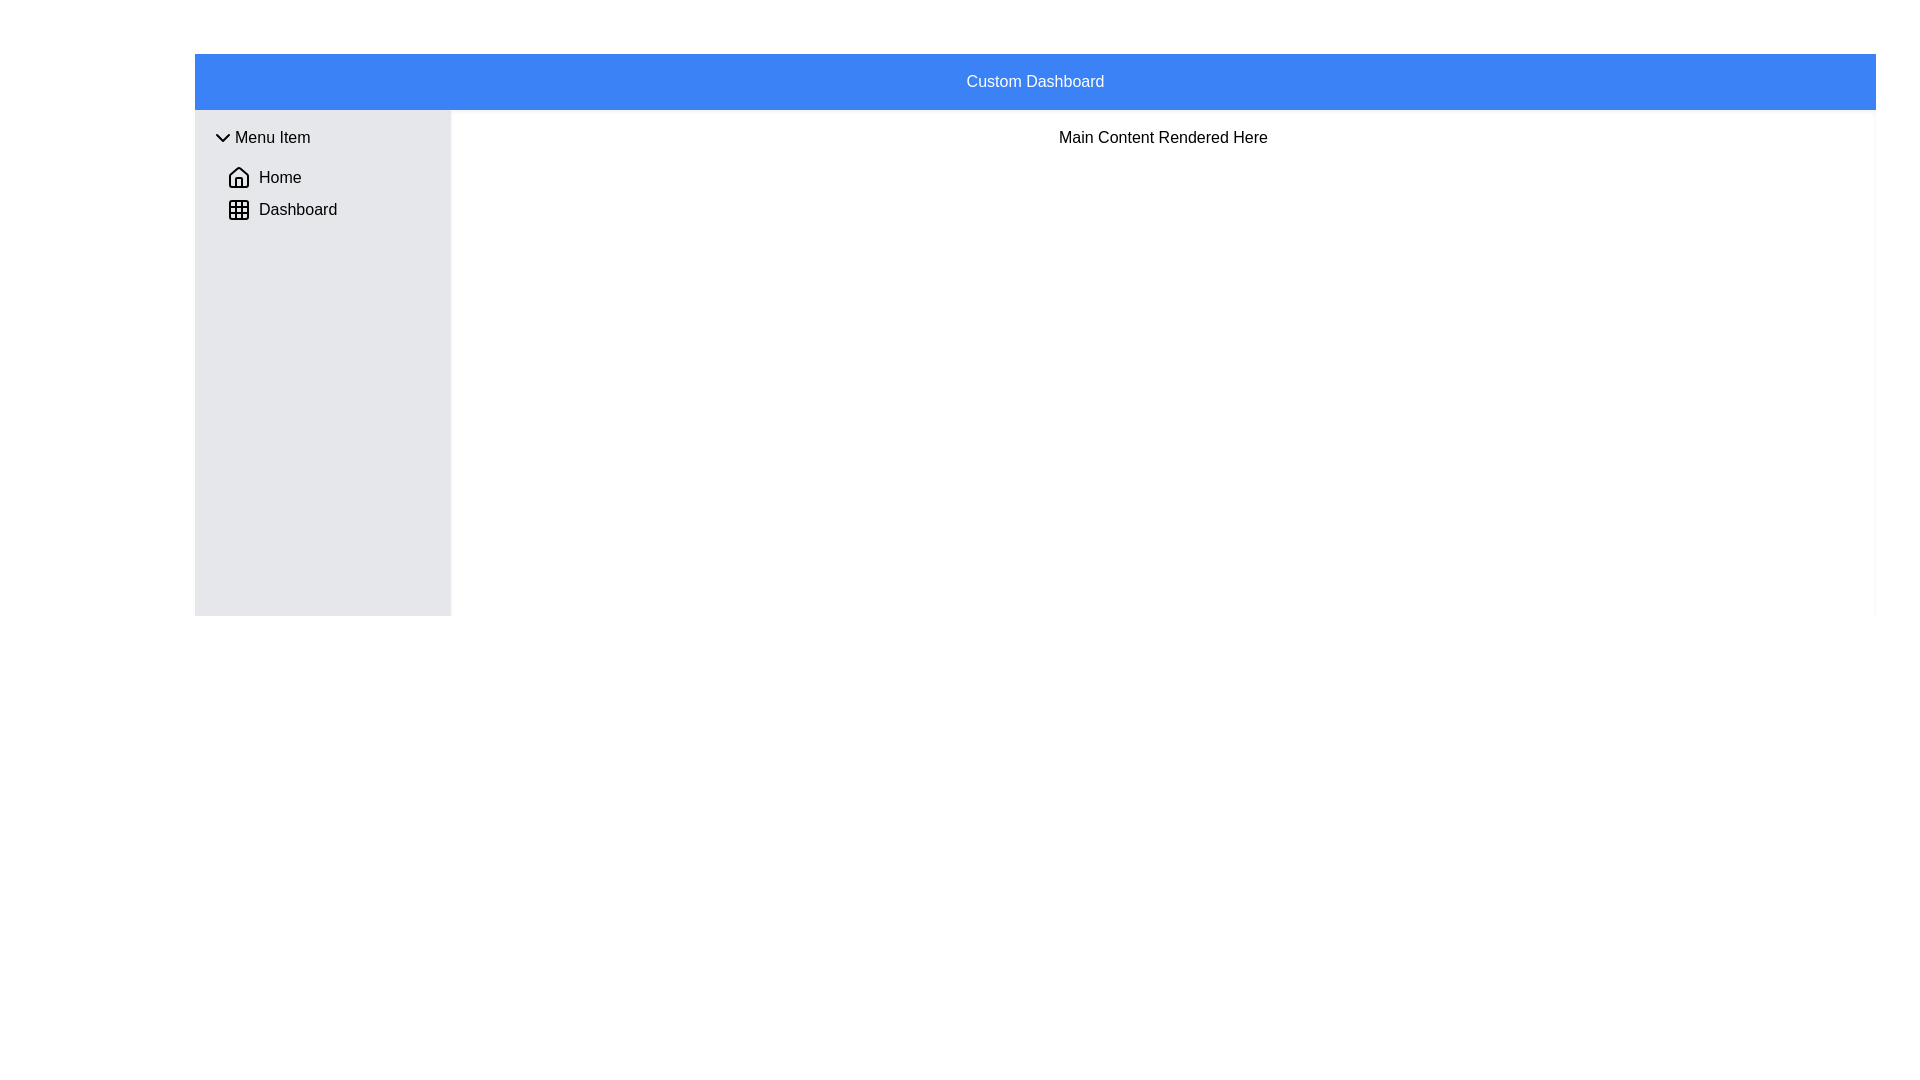 The image size is (1920, 1080). I want to click on keyboard navigation, so click(222, 137).